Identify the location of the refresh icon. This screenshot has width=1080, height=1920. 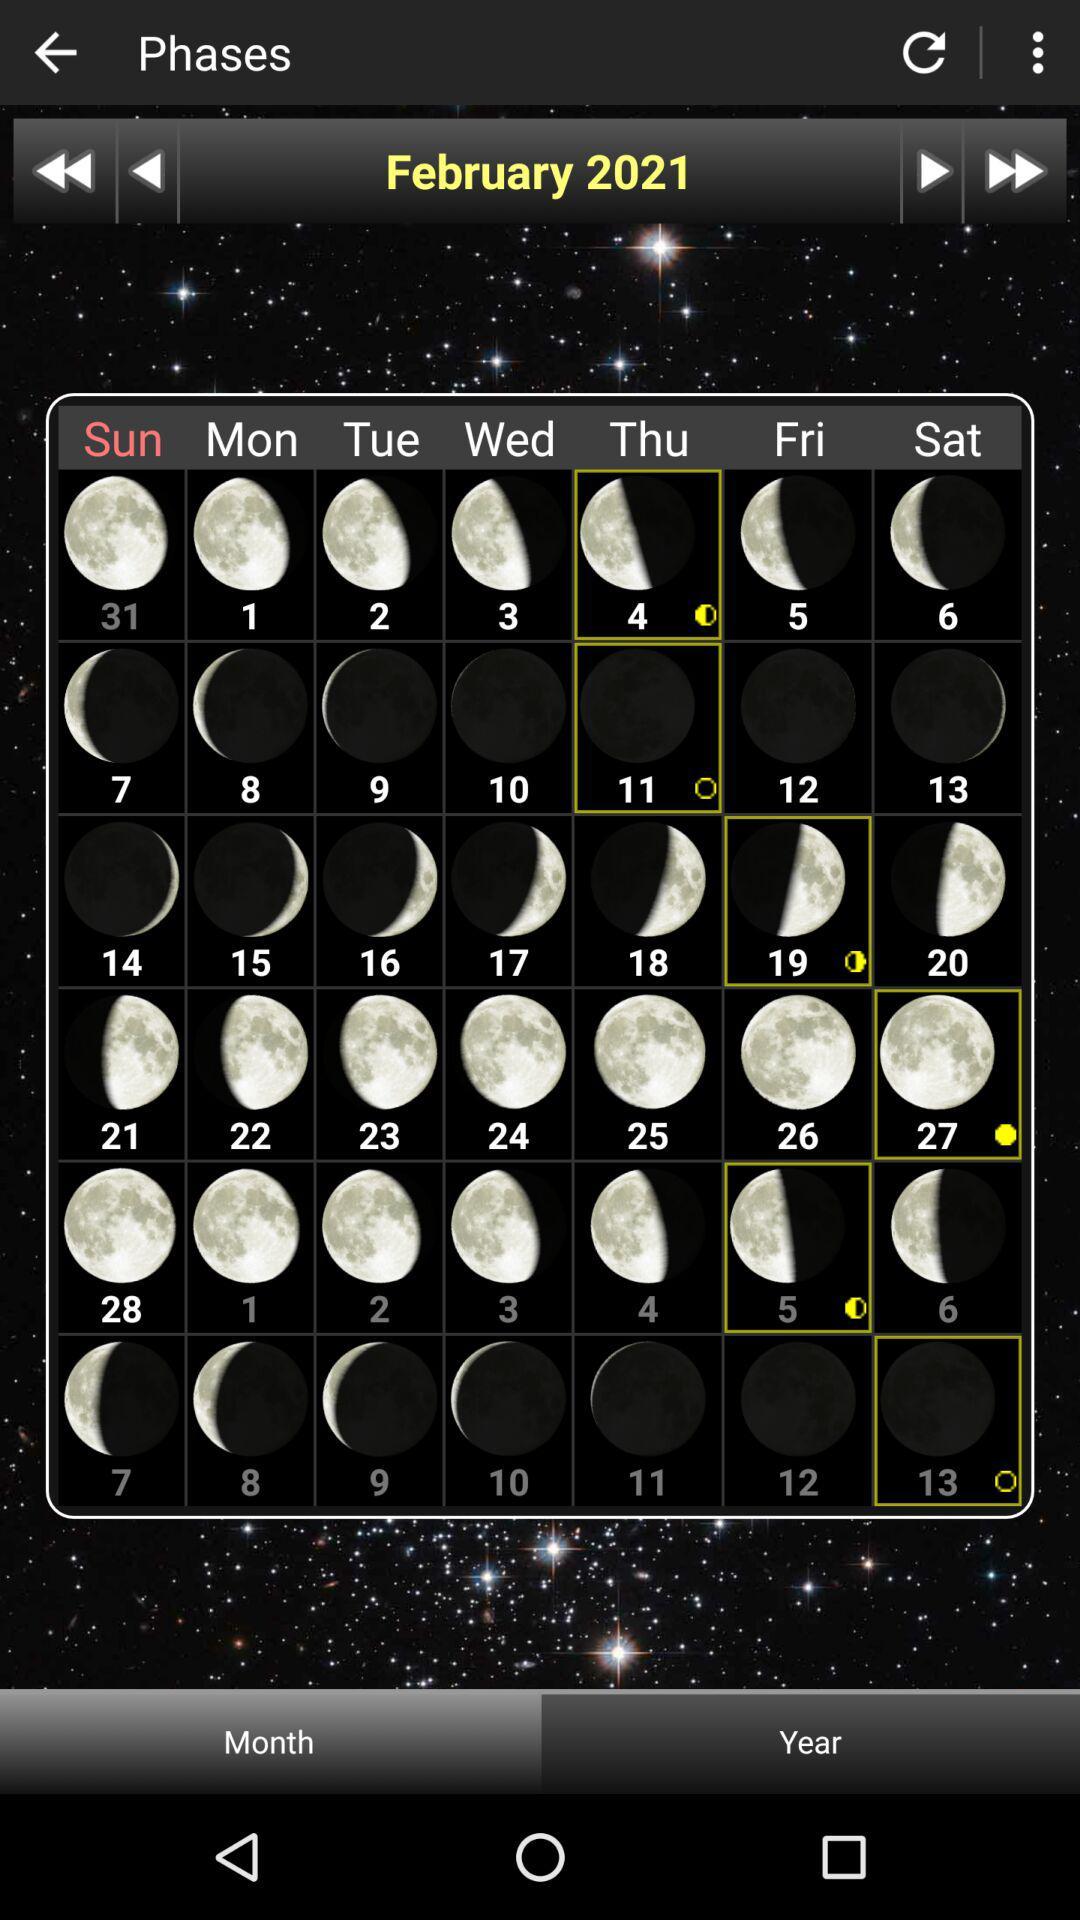
(924, 52).